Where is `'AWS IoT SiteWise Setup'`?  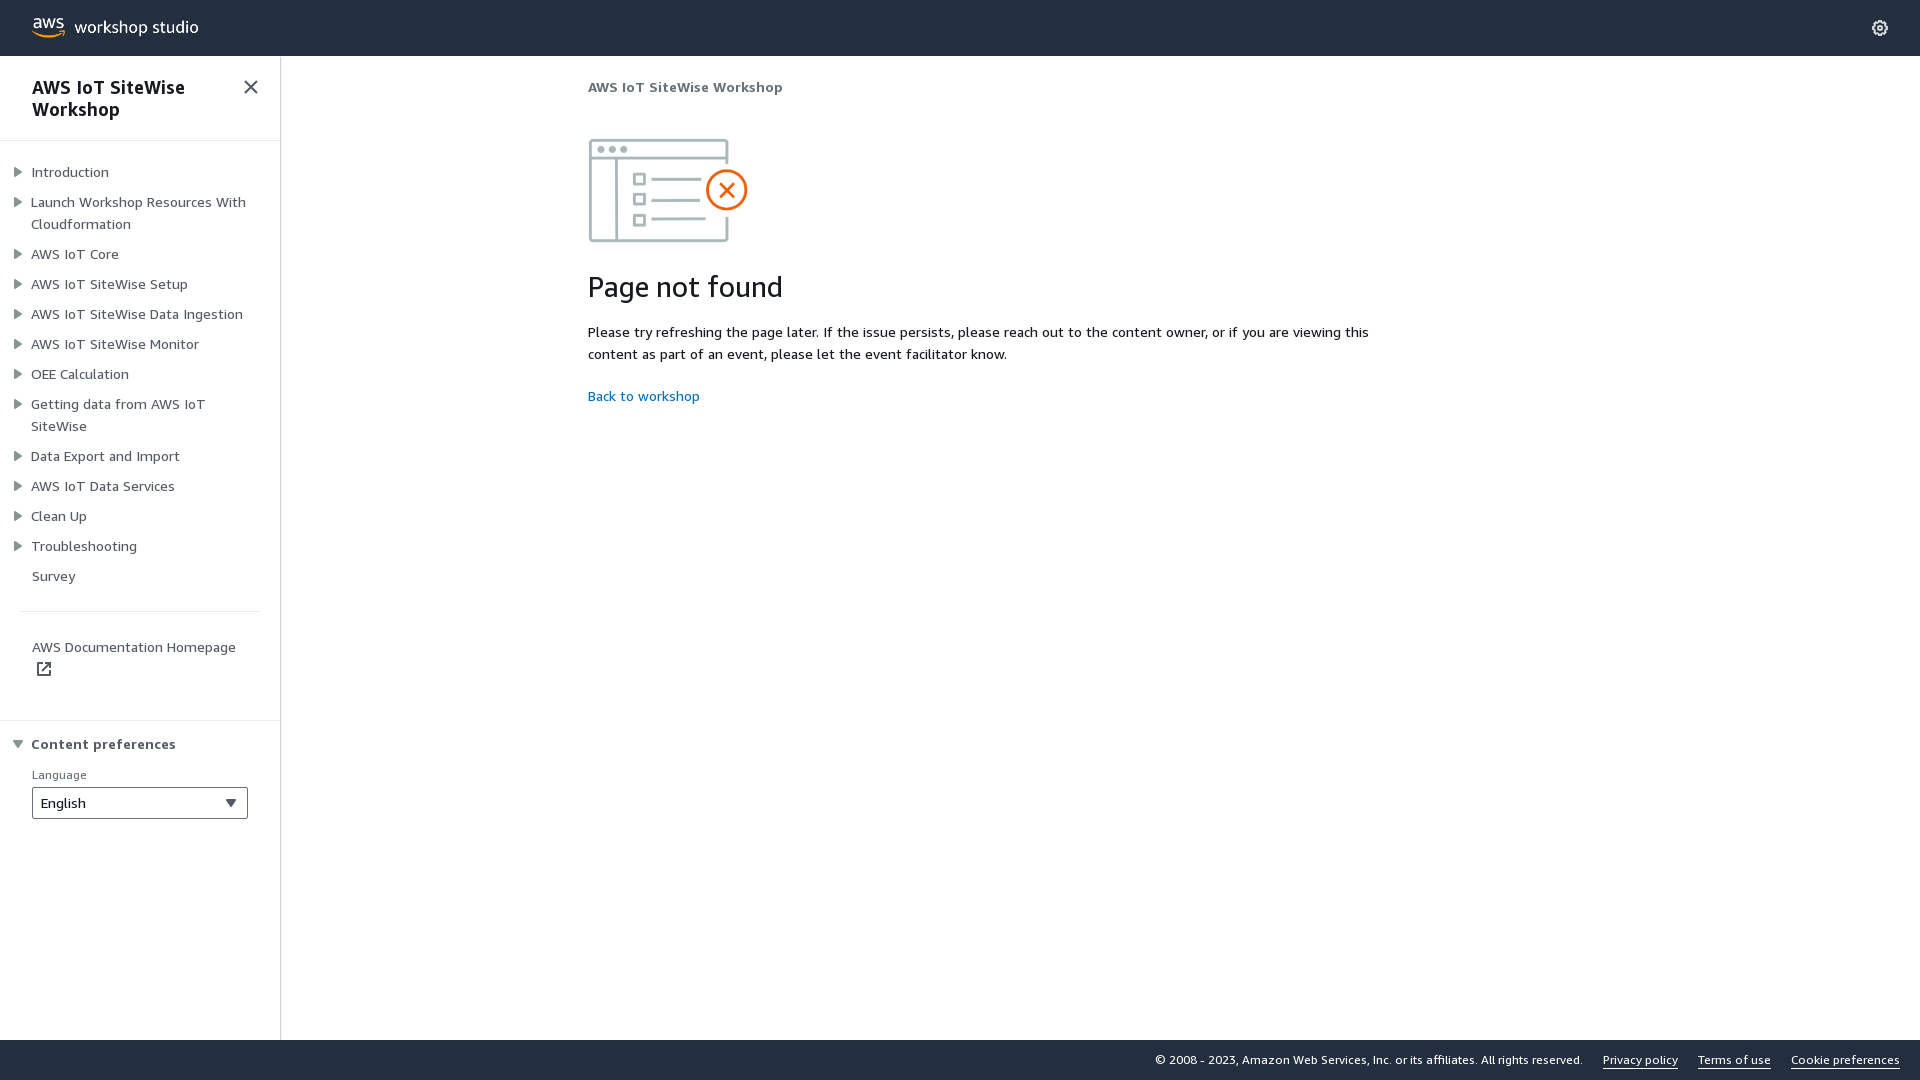
'AWS IoT SiteWise Setup' is located at coordinates (108, 284).